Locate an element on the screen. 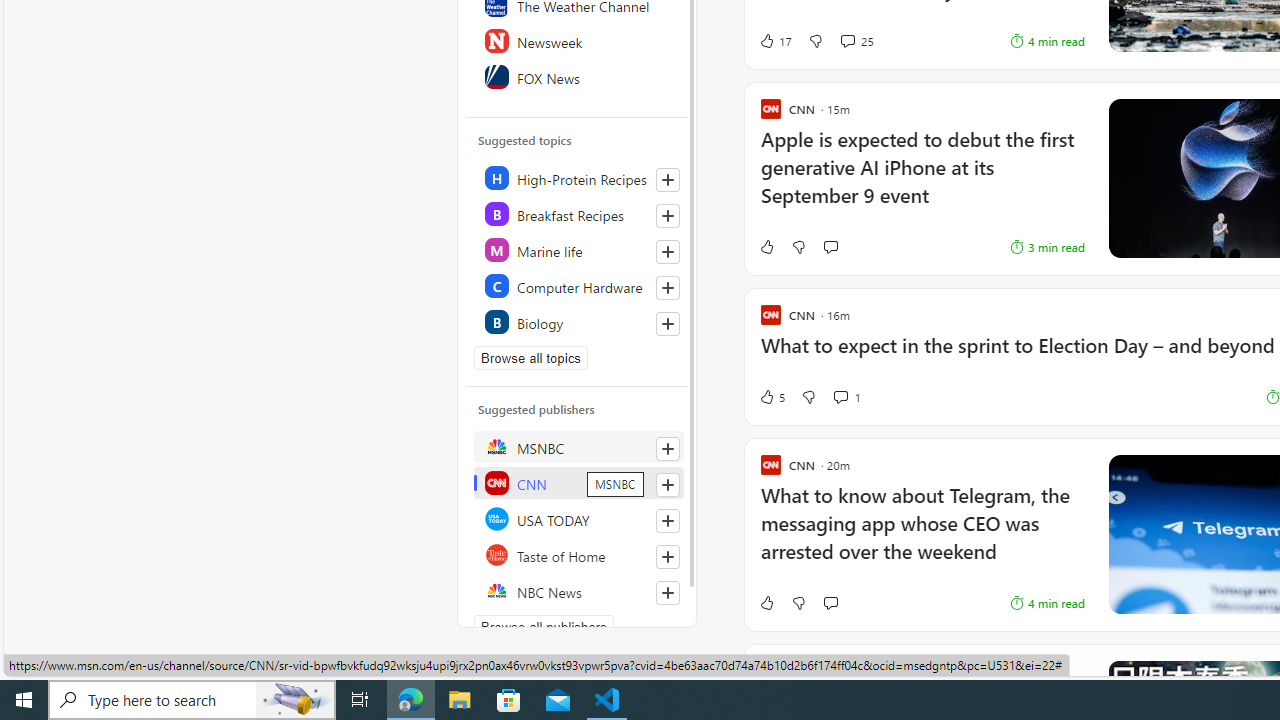 This screenshot has height=720, width=1280. 'MSNBC' is located at coordinates (577, 446).